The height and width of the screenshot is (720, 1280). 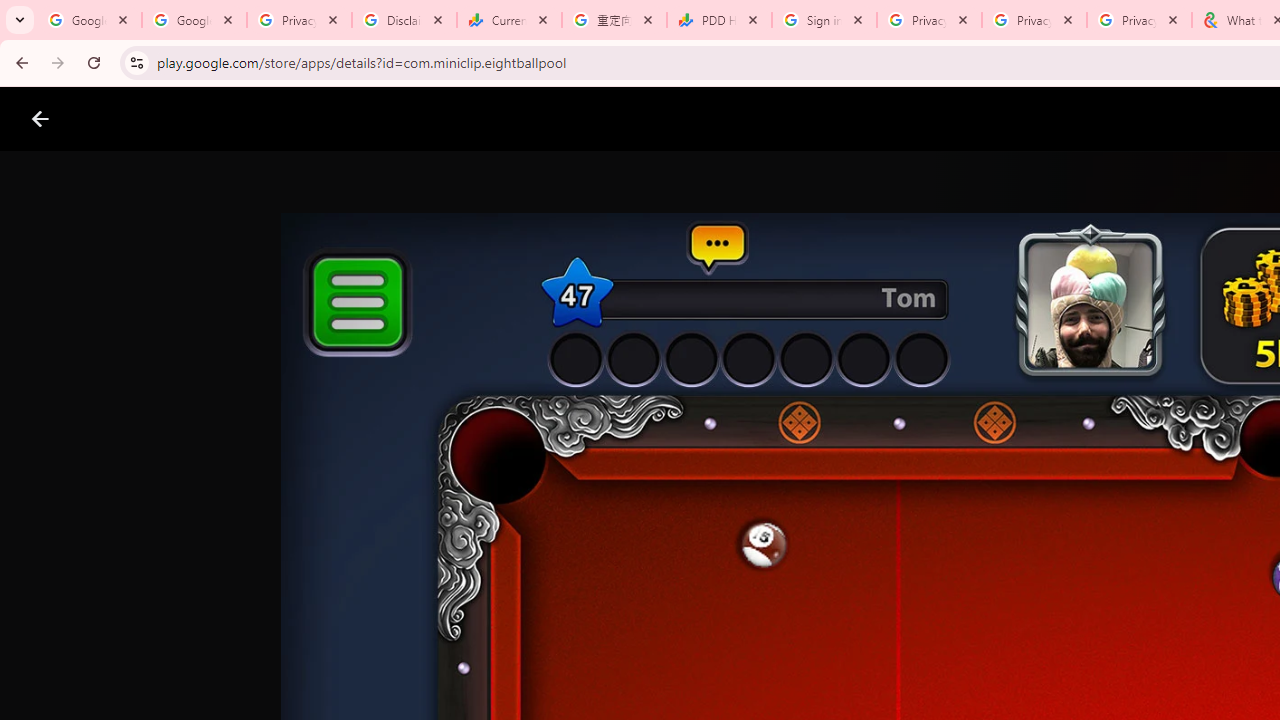 What do you see at coordinates (824, 20) in the screenshot?
I see `'Sign in - Google Accounts'` at bounding box center [824, 20].